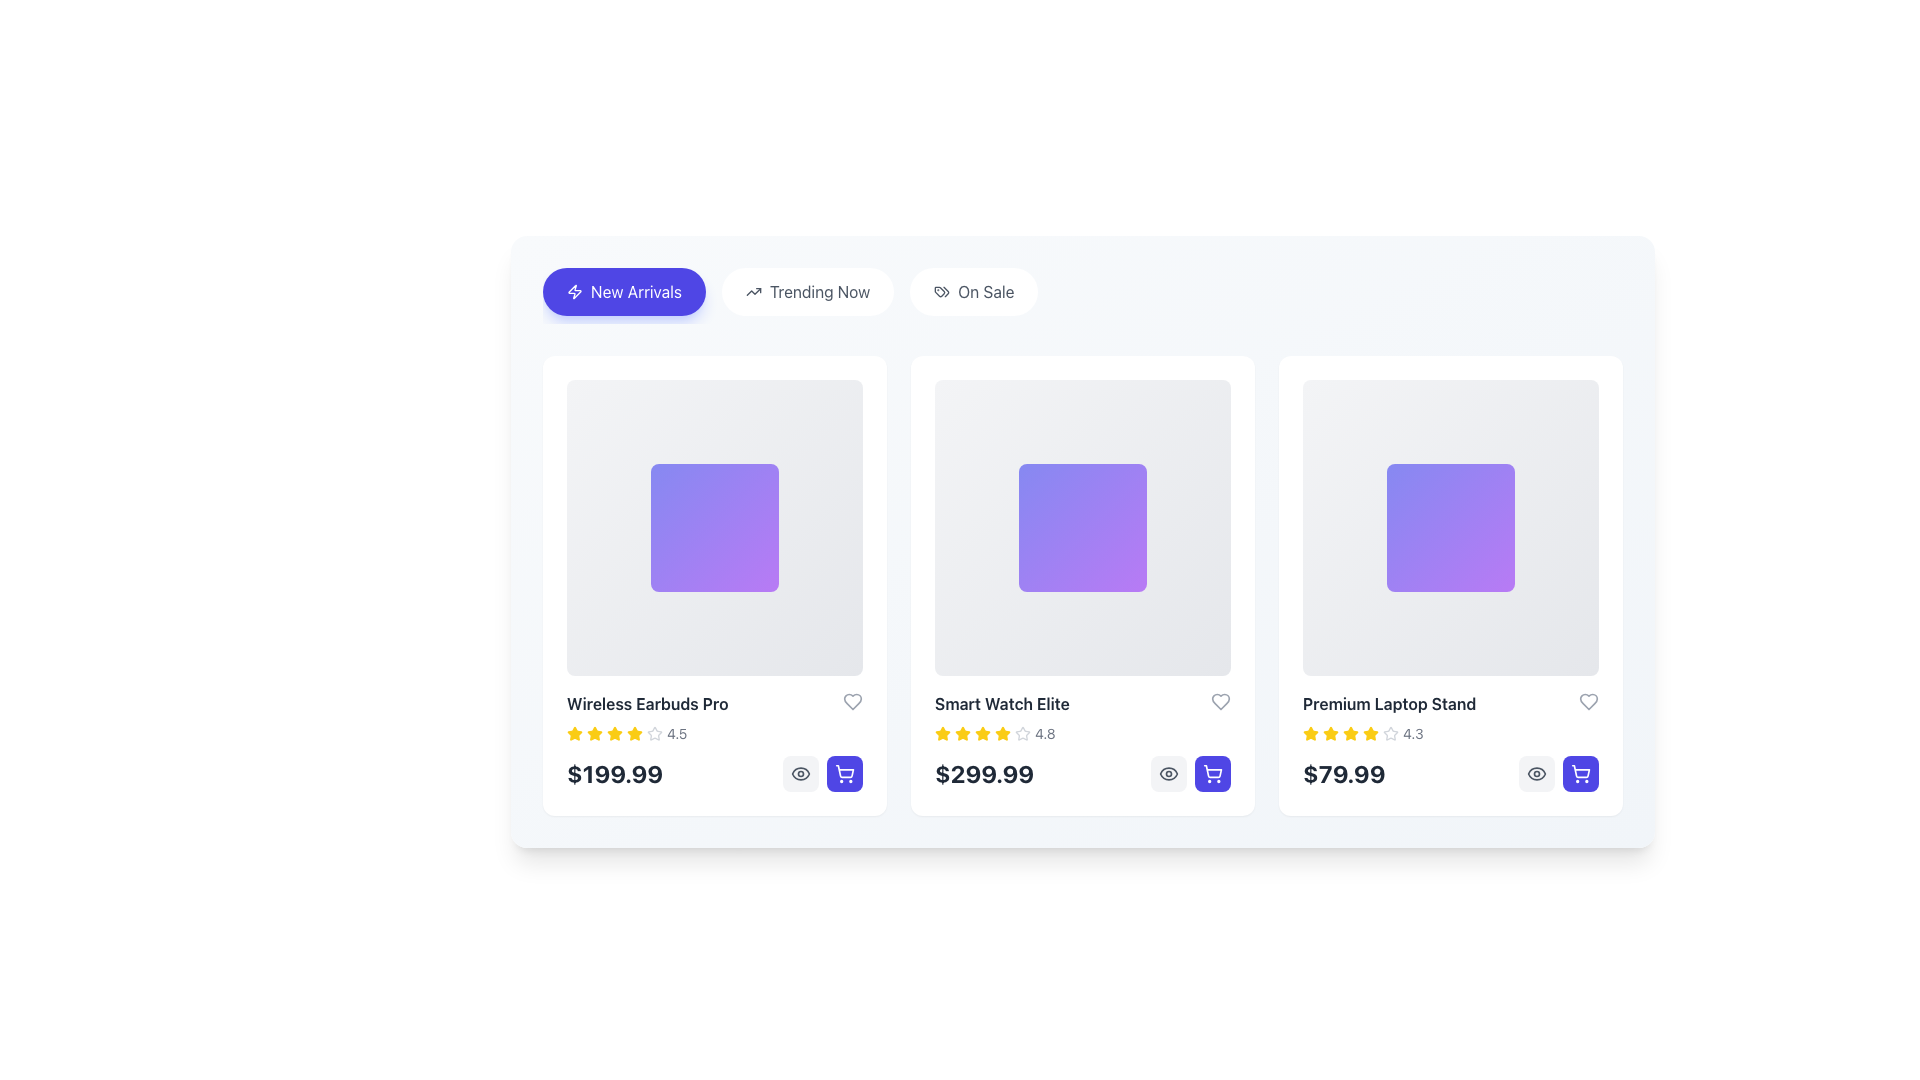  I want to click on the preview button for the product 'Wireless Earbuds Pro' located below the product card, which is the first button in a horizontal list of interactive buttons, so click(801, 773).